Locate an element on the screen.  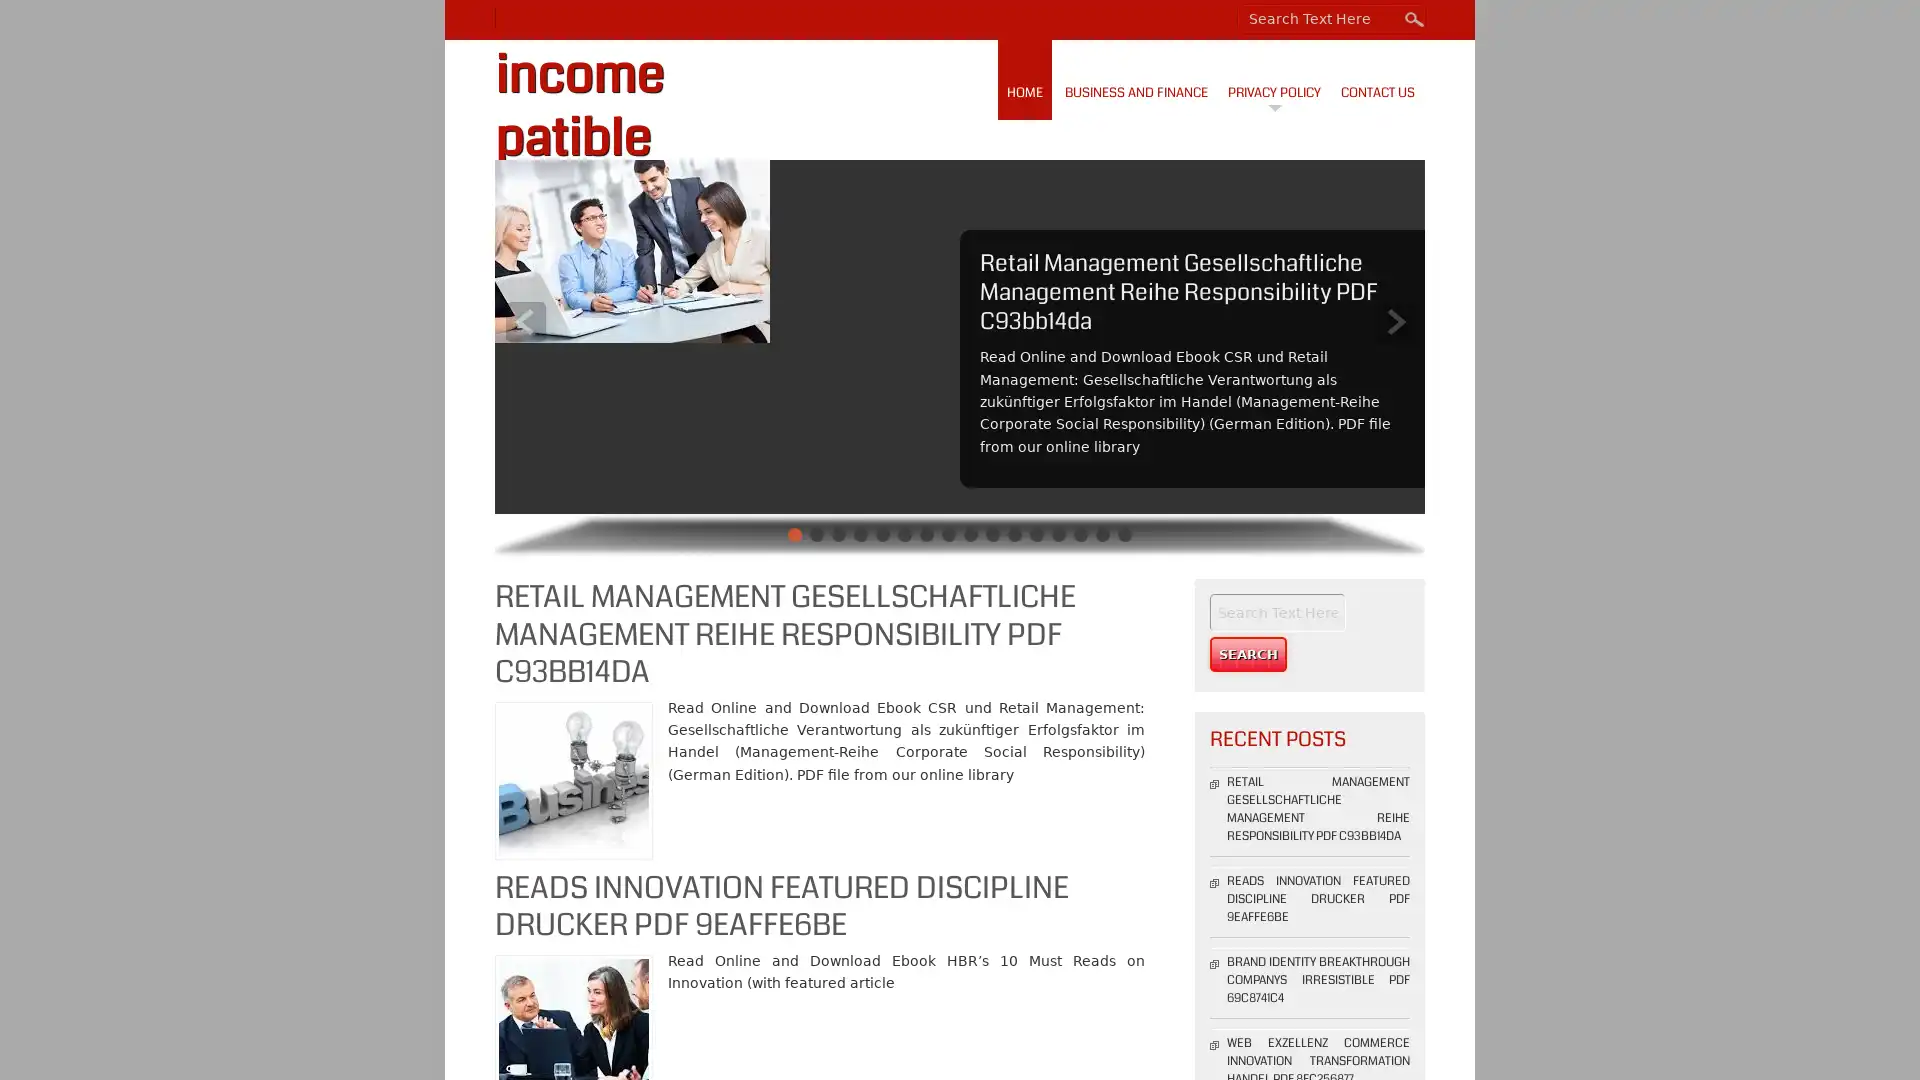
Search is located at coordinates (1247, 654).